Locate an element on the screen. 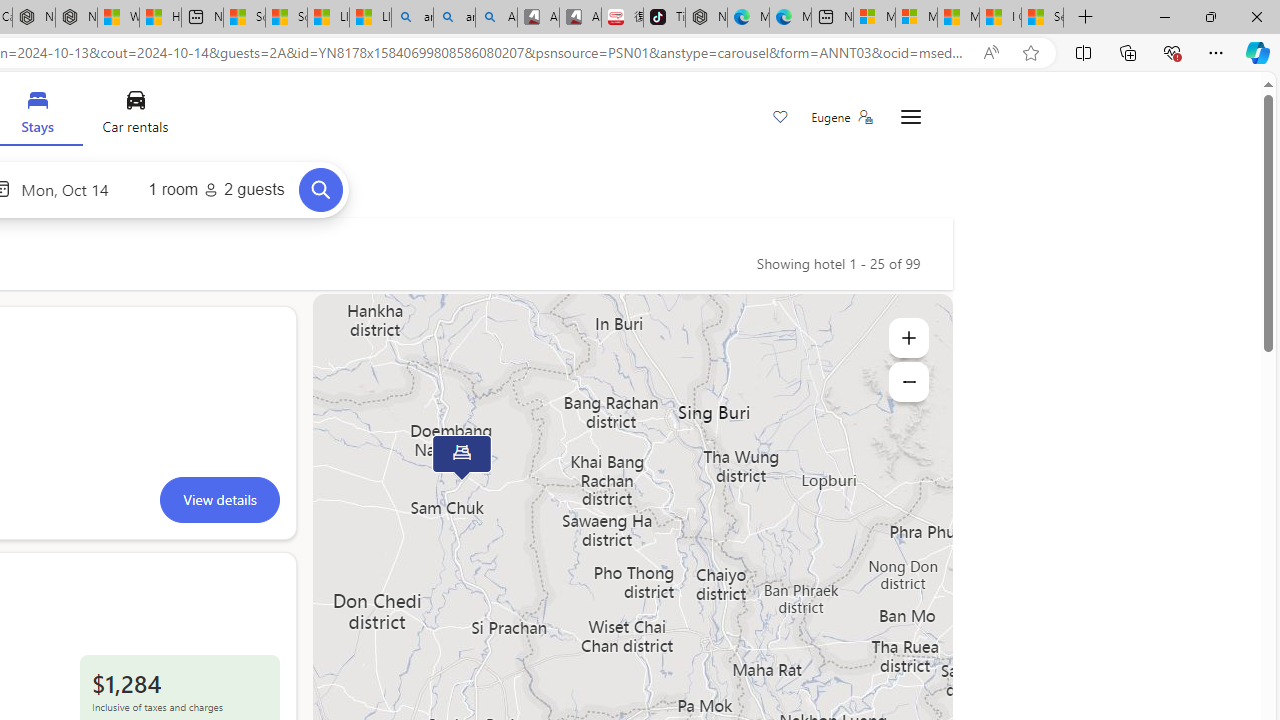 Image resolution: width=1280 pixels, height=720 pixels. 'Minimize' is located at coordinates (1164, 16).